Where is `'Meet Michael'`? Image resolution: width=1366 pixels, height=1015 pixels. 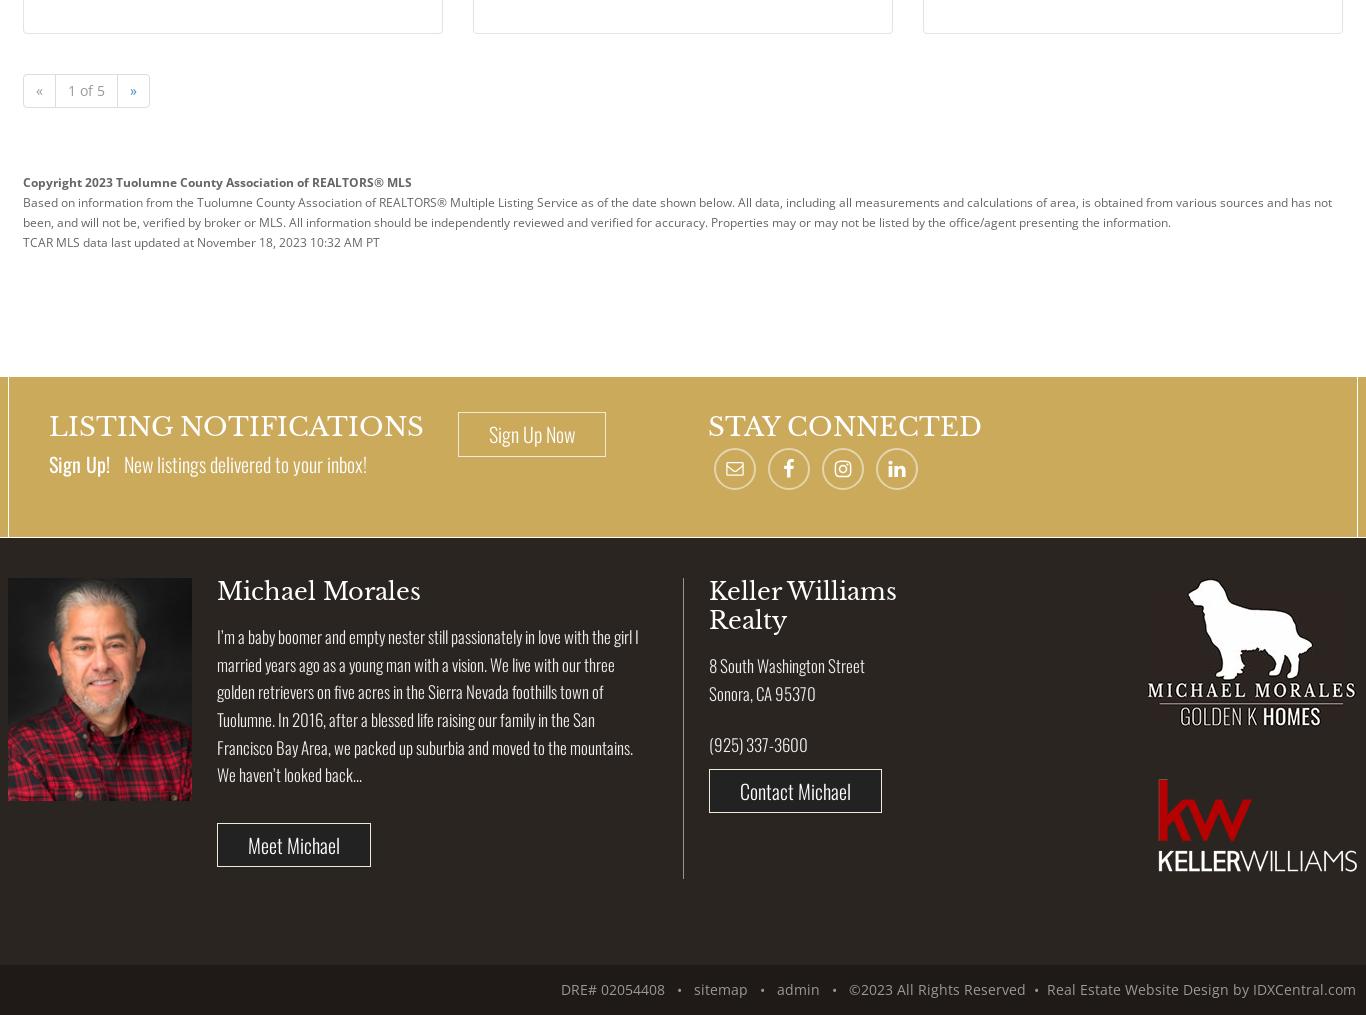
'Meet Michael' is located at coordinates (293, 843).